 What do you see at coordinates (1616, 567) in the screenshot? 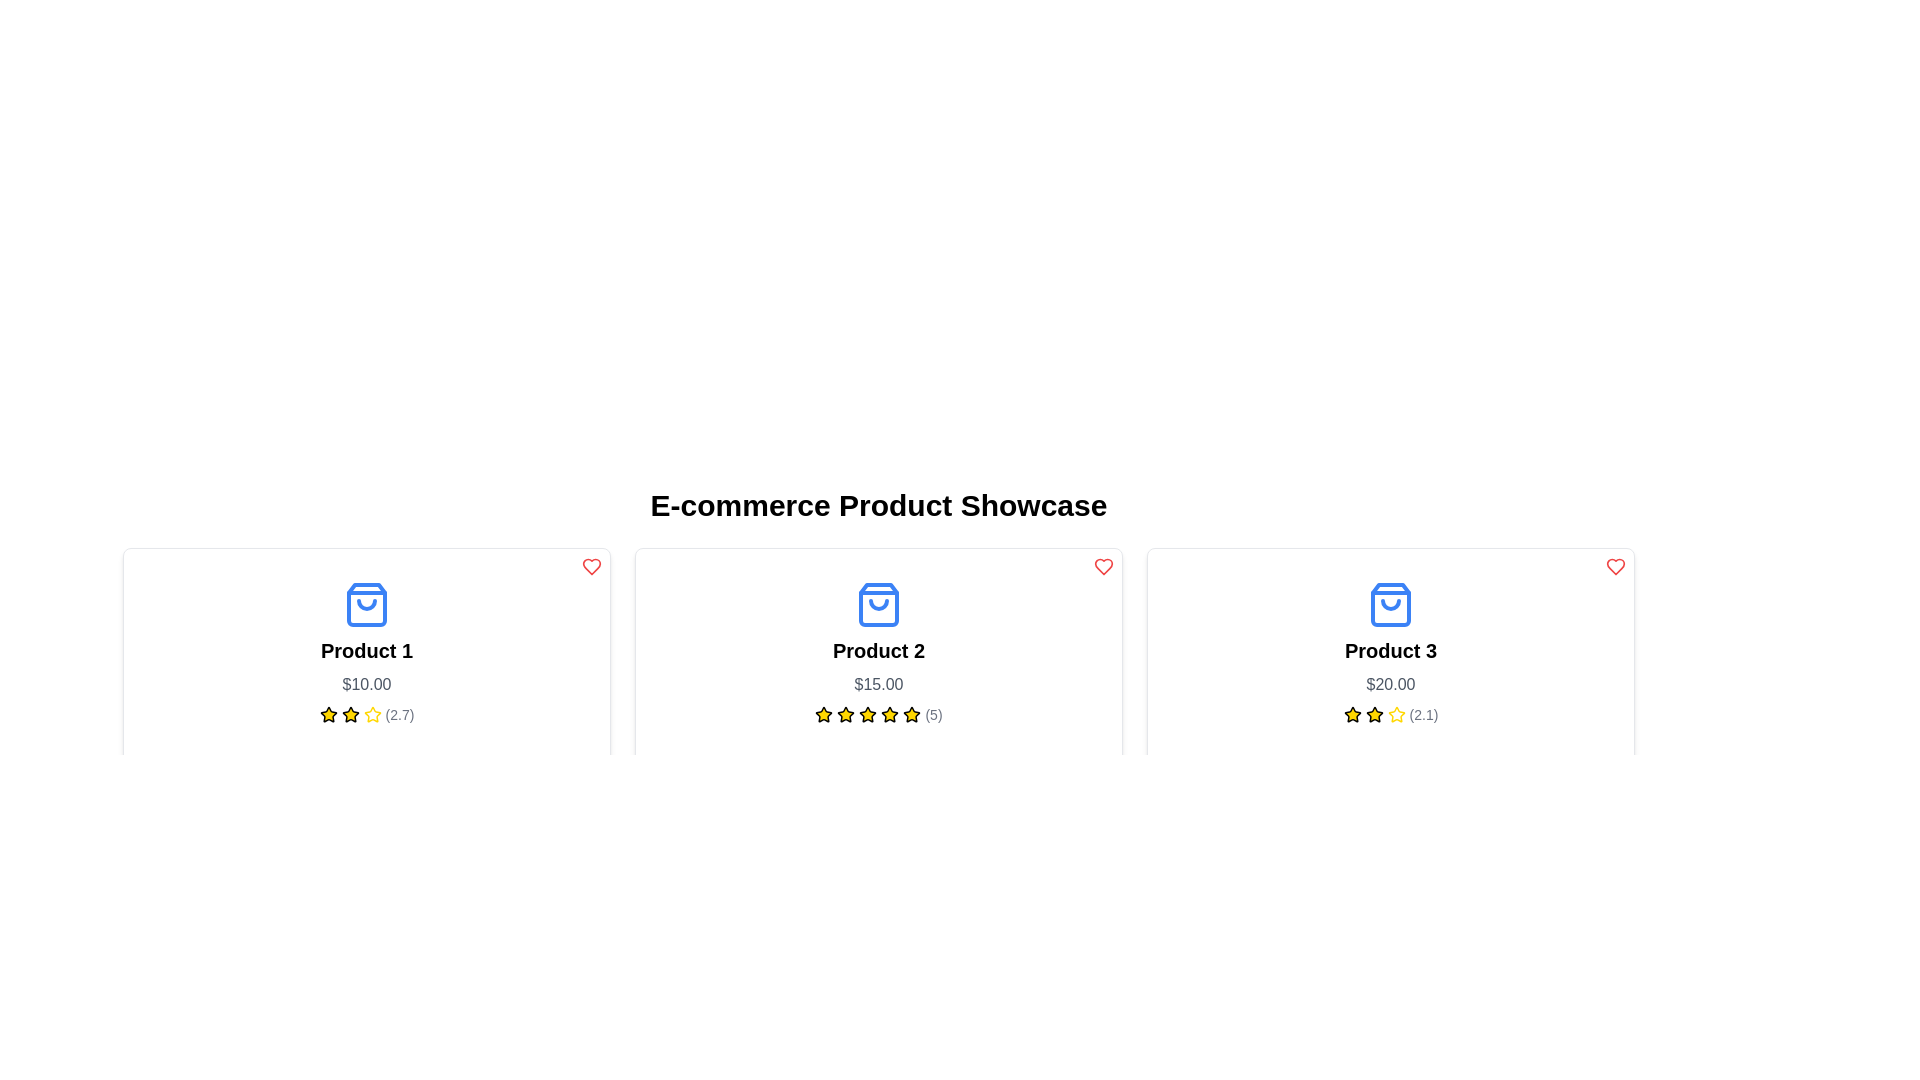
I see `the red heart-shaped icon button in the top-right corner of the 'Product 3' card` at bounding box center [1616, 567].